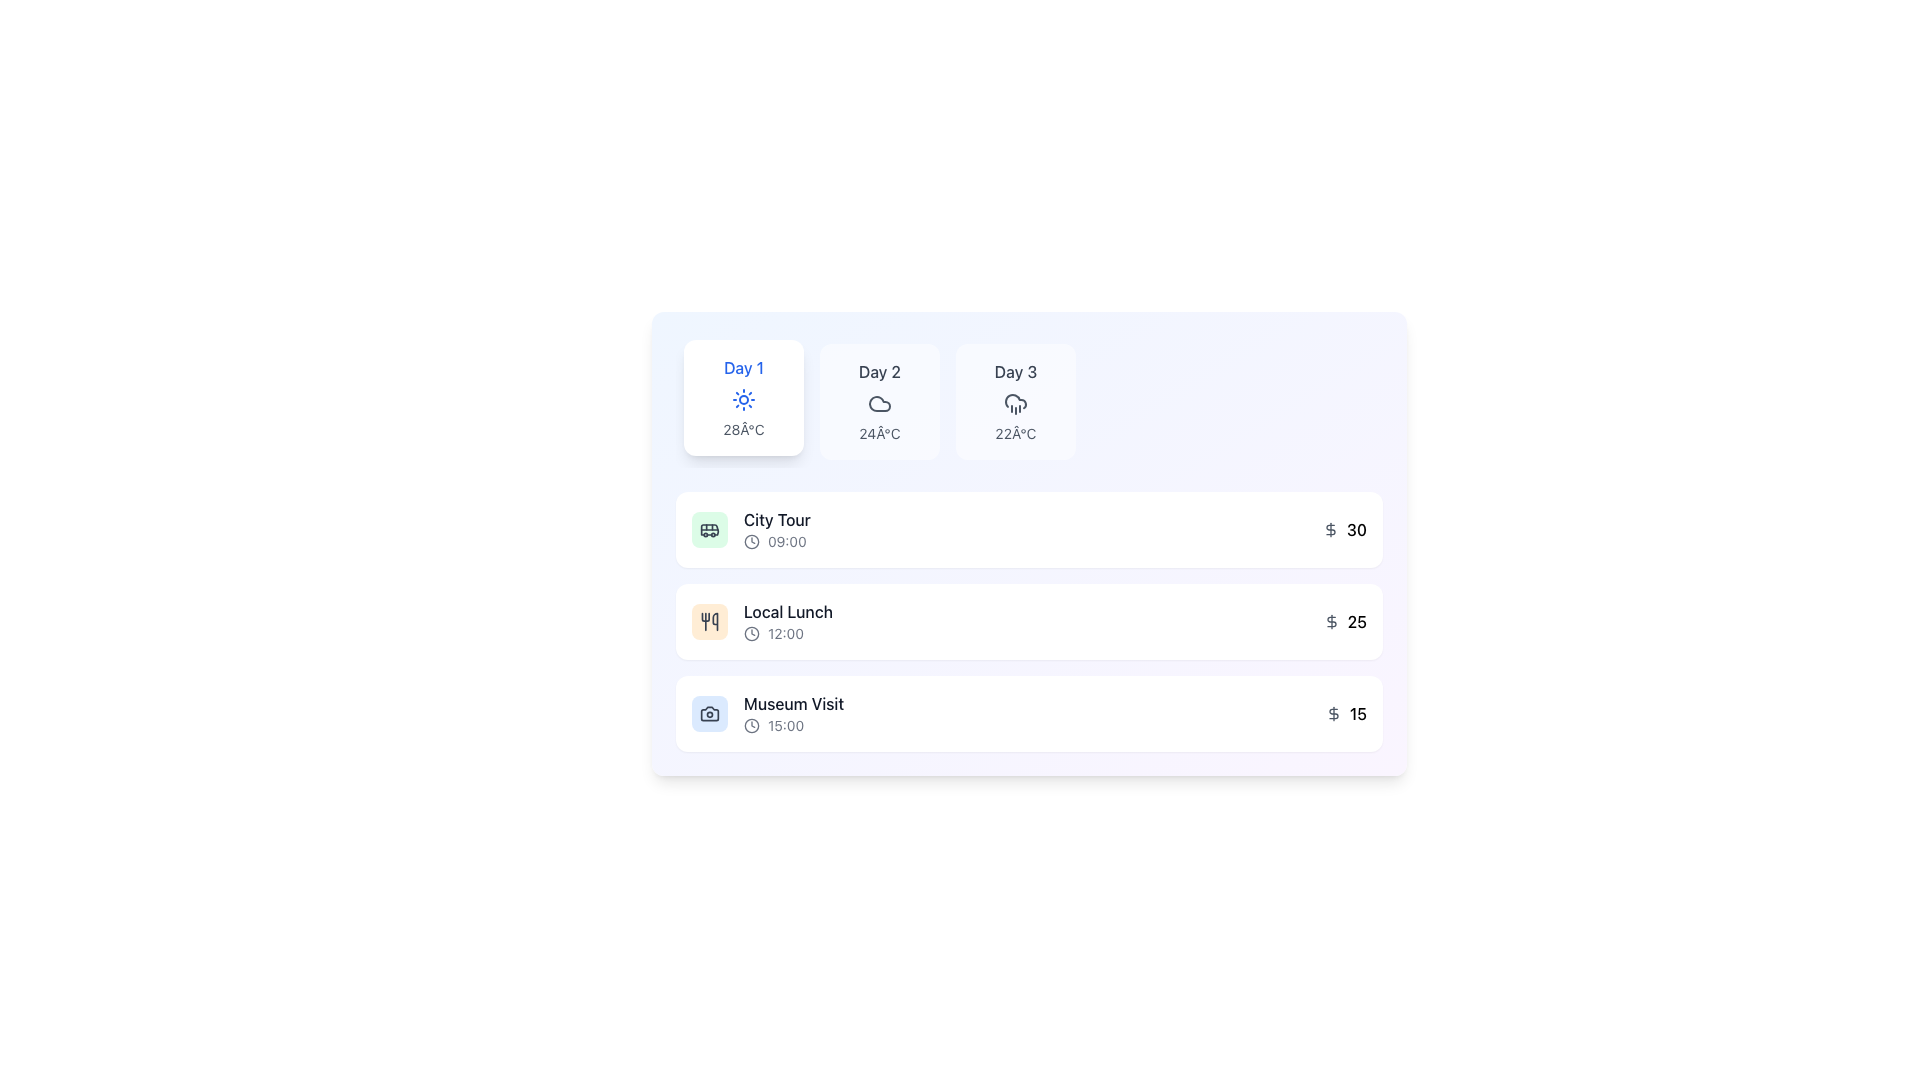  I want to click on the time displayed in the Time indicator for the 'Local Lunch' entry, which is located to the right of the clock icon and underneath the 'Local Lunch' label text, so click(787, 633).